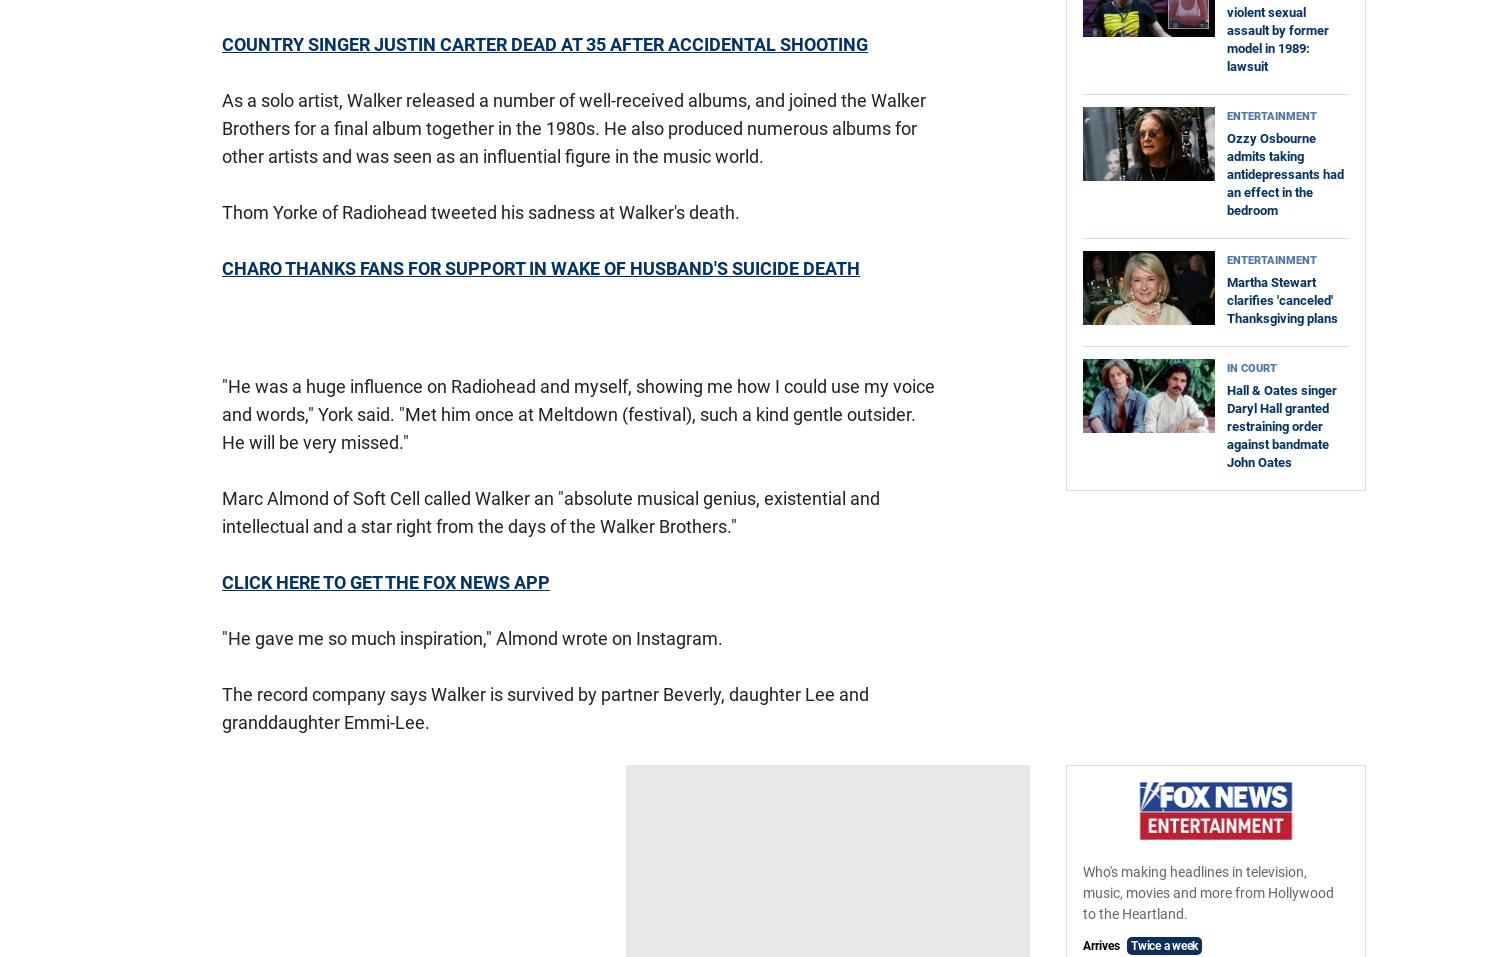 This screenshot has width=1500, height=957. What do you see at coordinates (471, 637) in the screenshot?
I see `'"He gave me so much inspiration," Almond wrote on Instagram.'` at bounding box center [471, 637].